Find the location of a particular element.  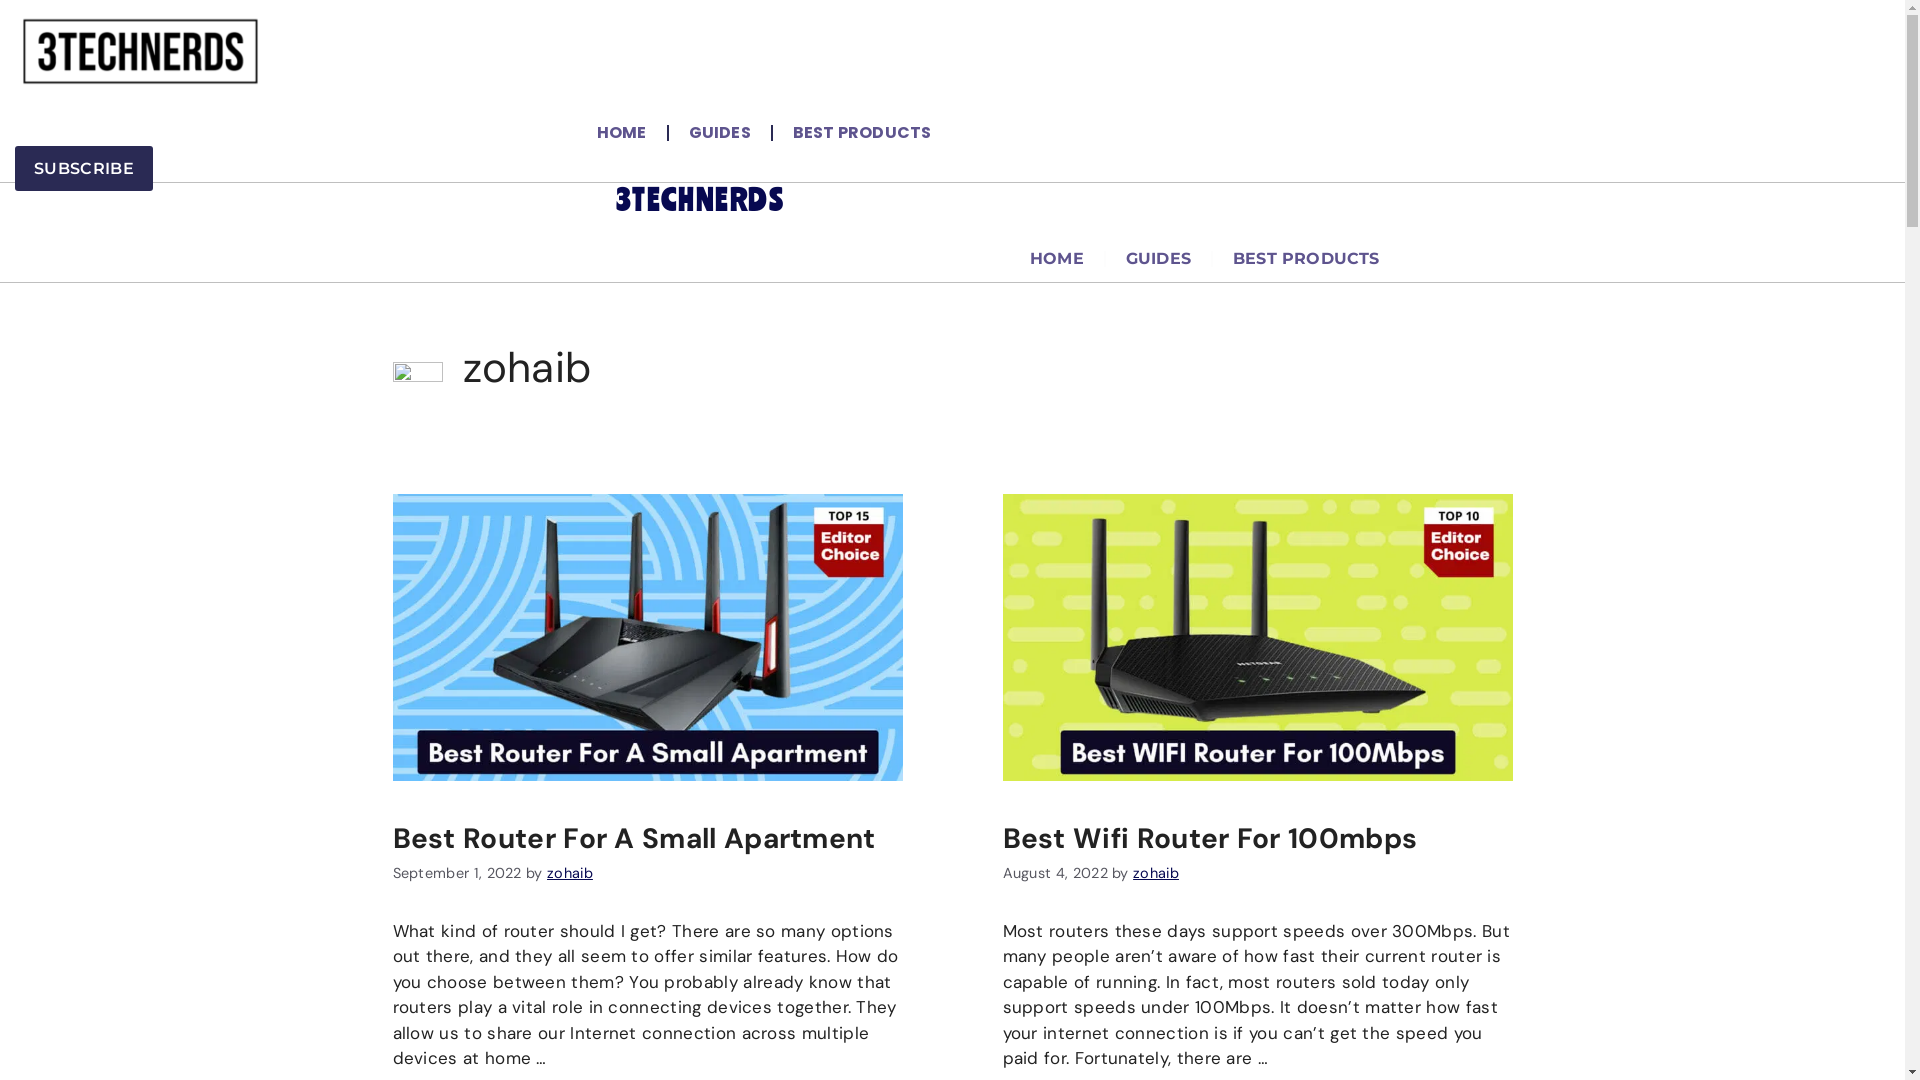

'SUBSCRIBE' is located at coordinates (82, 167).